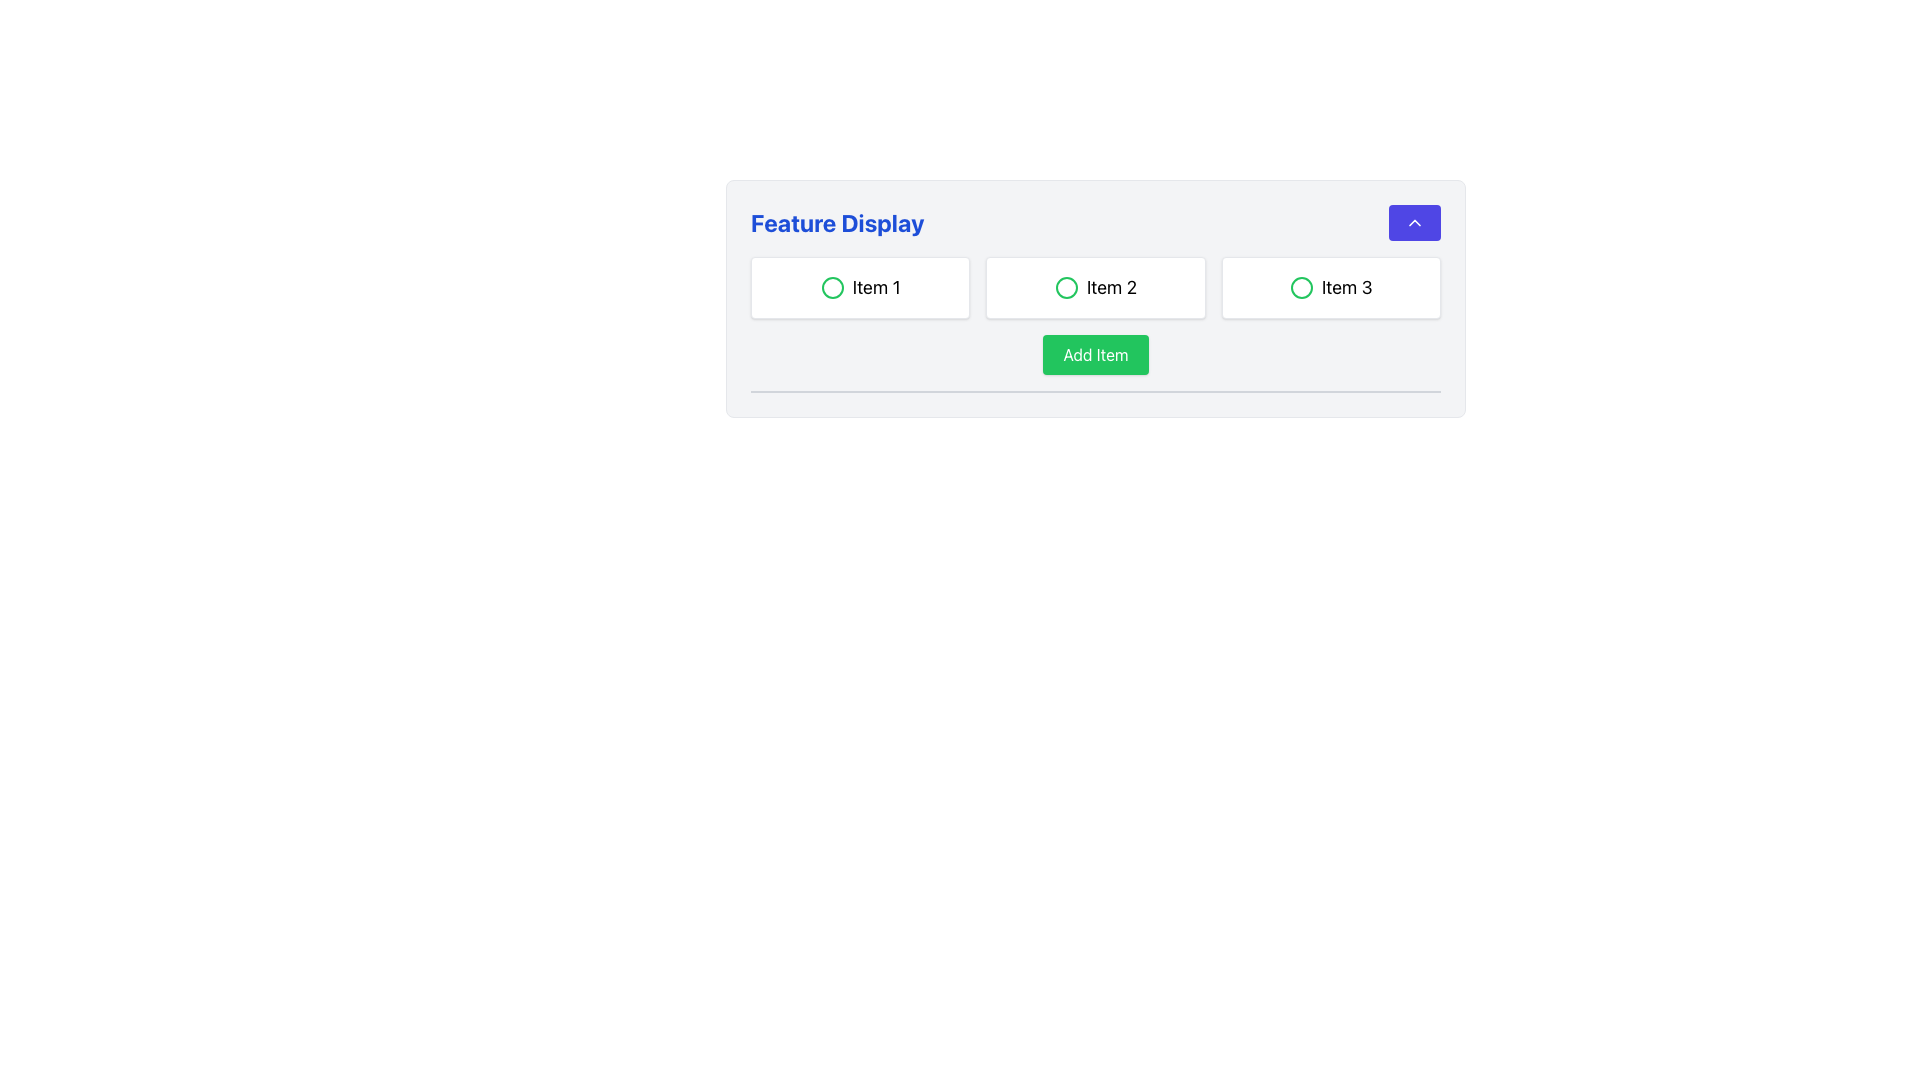  What do you see at coordinates (1065, 288) in the screenshot?
I see `the green status indicator icon located to the left of the text in the second box labeled 'Item 2'` at bounding box center [1065, 288].